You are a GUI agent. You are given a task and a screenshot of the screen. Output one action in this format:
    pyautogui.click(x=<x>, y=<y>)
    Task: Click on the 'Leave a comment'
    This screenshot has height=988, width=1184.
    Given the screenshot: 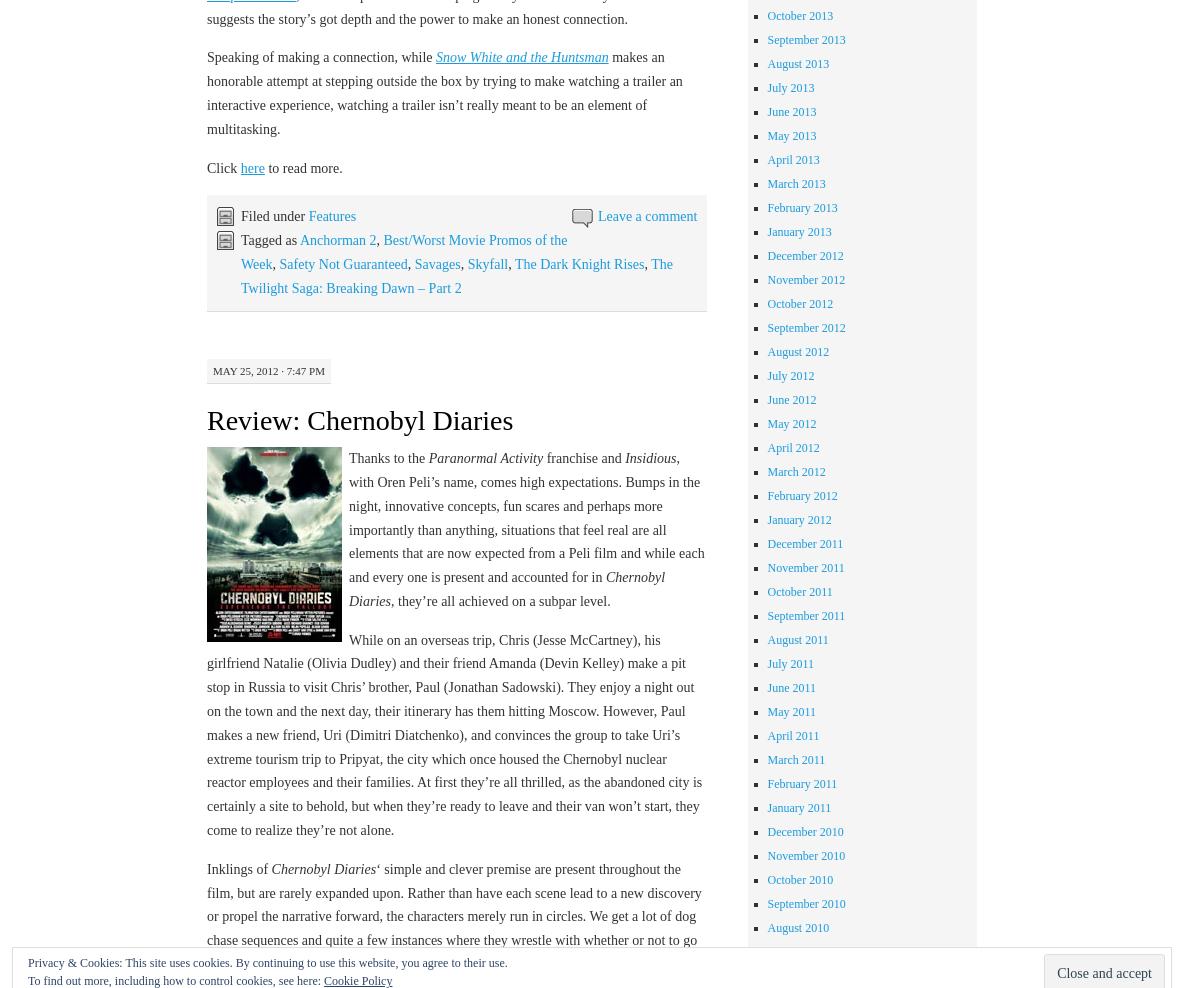 What is the action you would take?
    pyautogui.click(x=646, y=216)
    